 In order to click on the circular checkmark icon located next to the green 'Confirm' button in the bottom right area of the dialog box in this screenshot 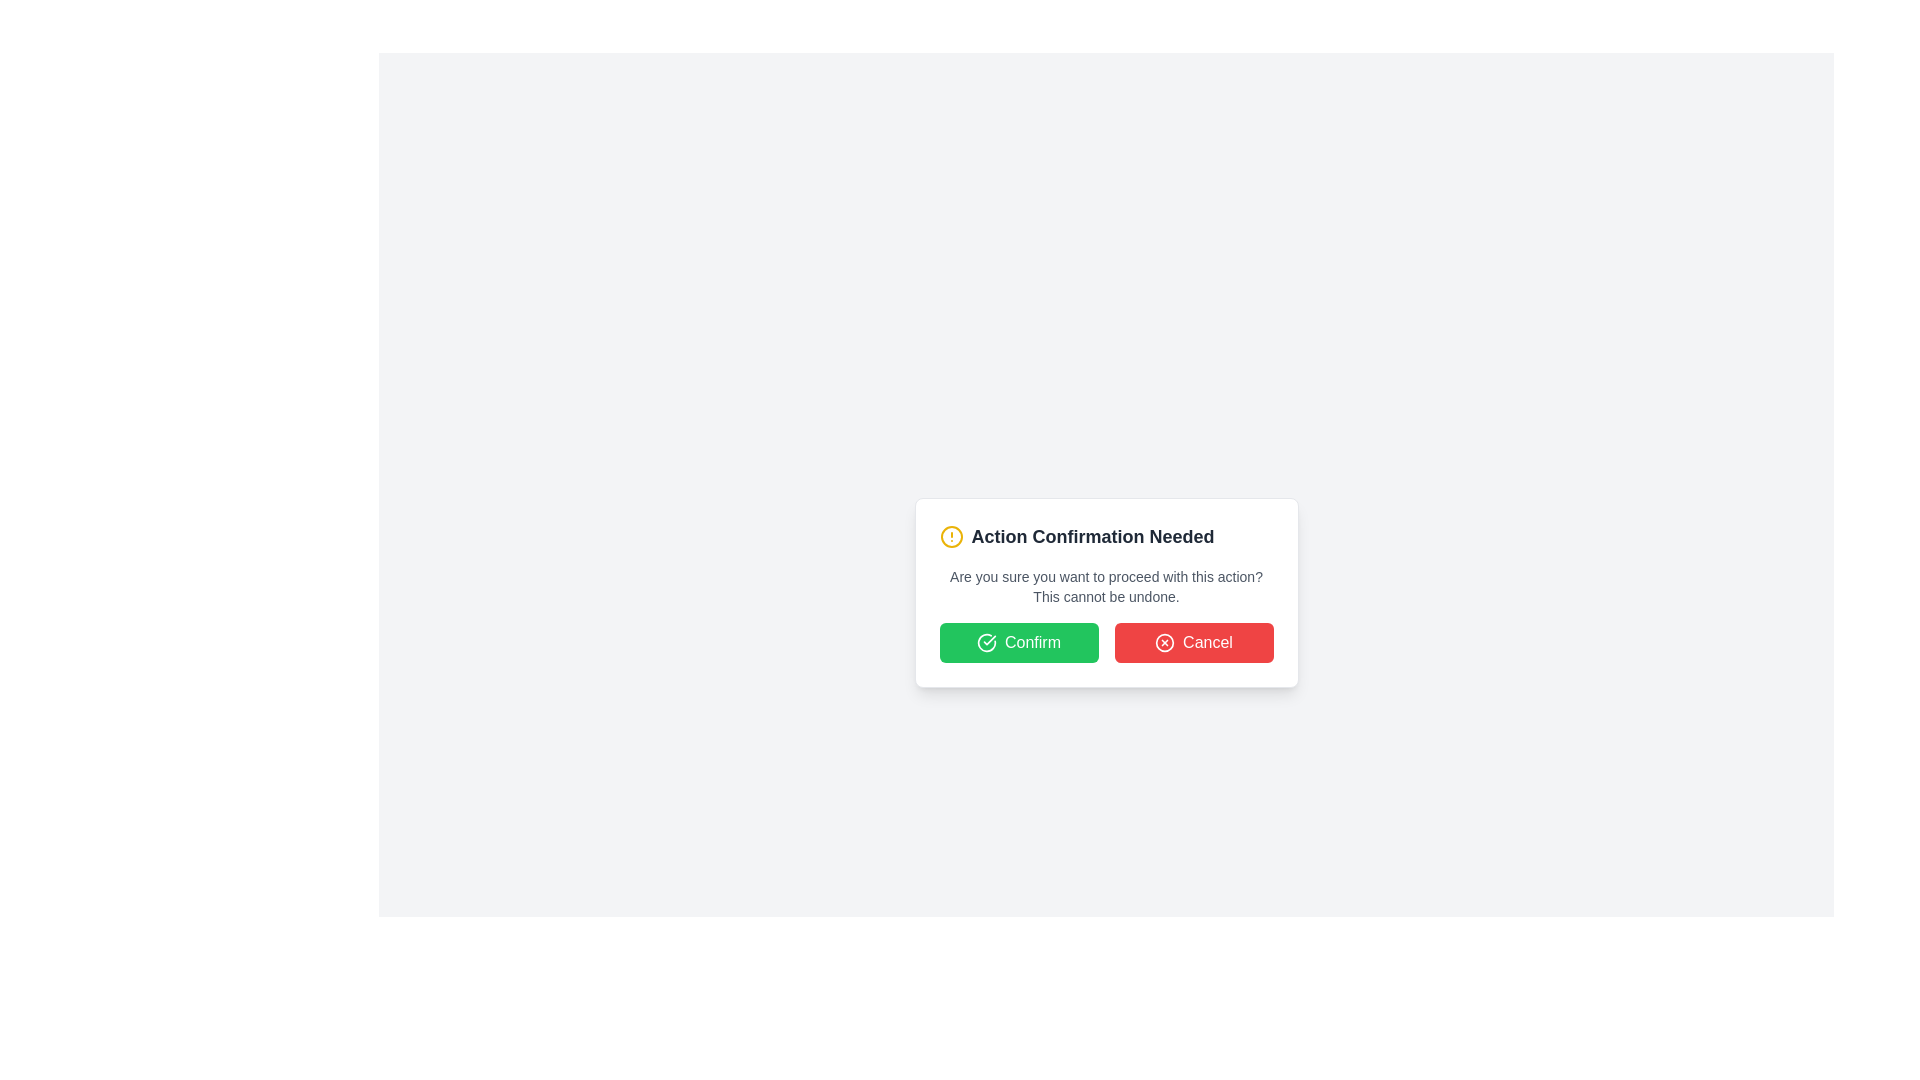, I will do `click(987, 643)`.